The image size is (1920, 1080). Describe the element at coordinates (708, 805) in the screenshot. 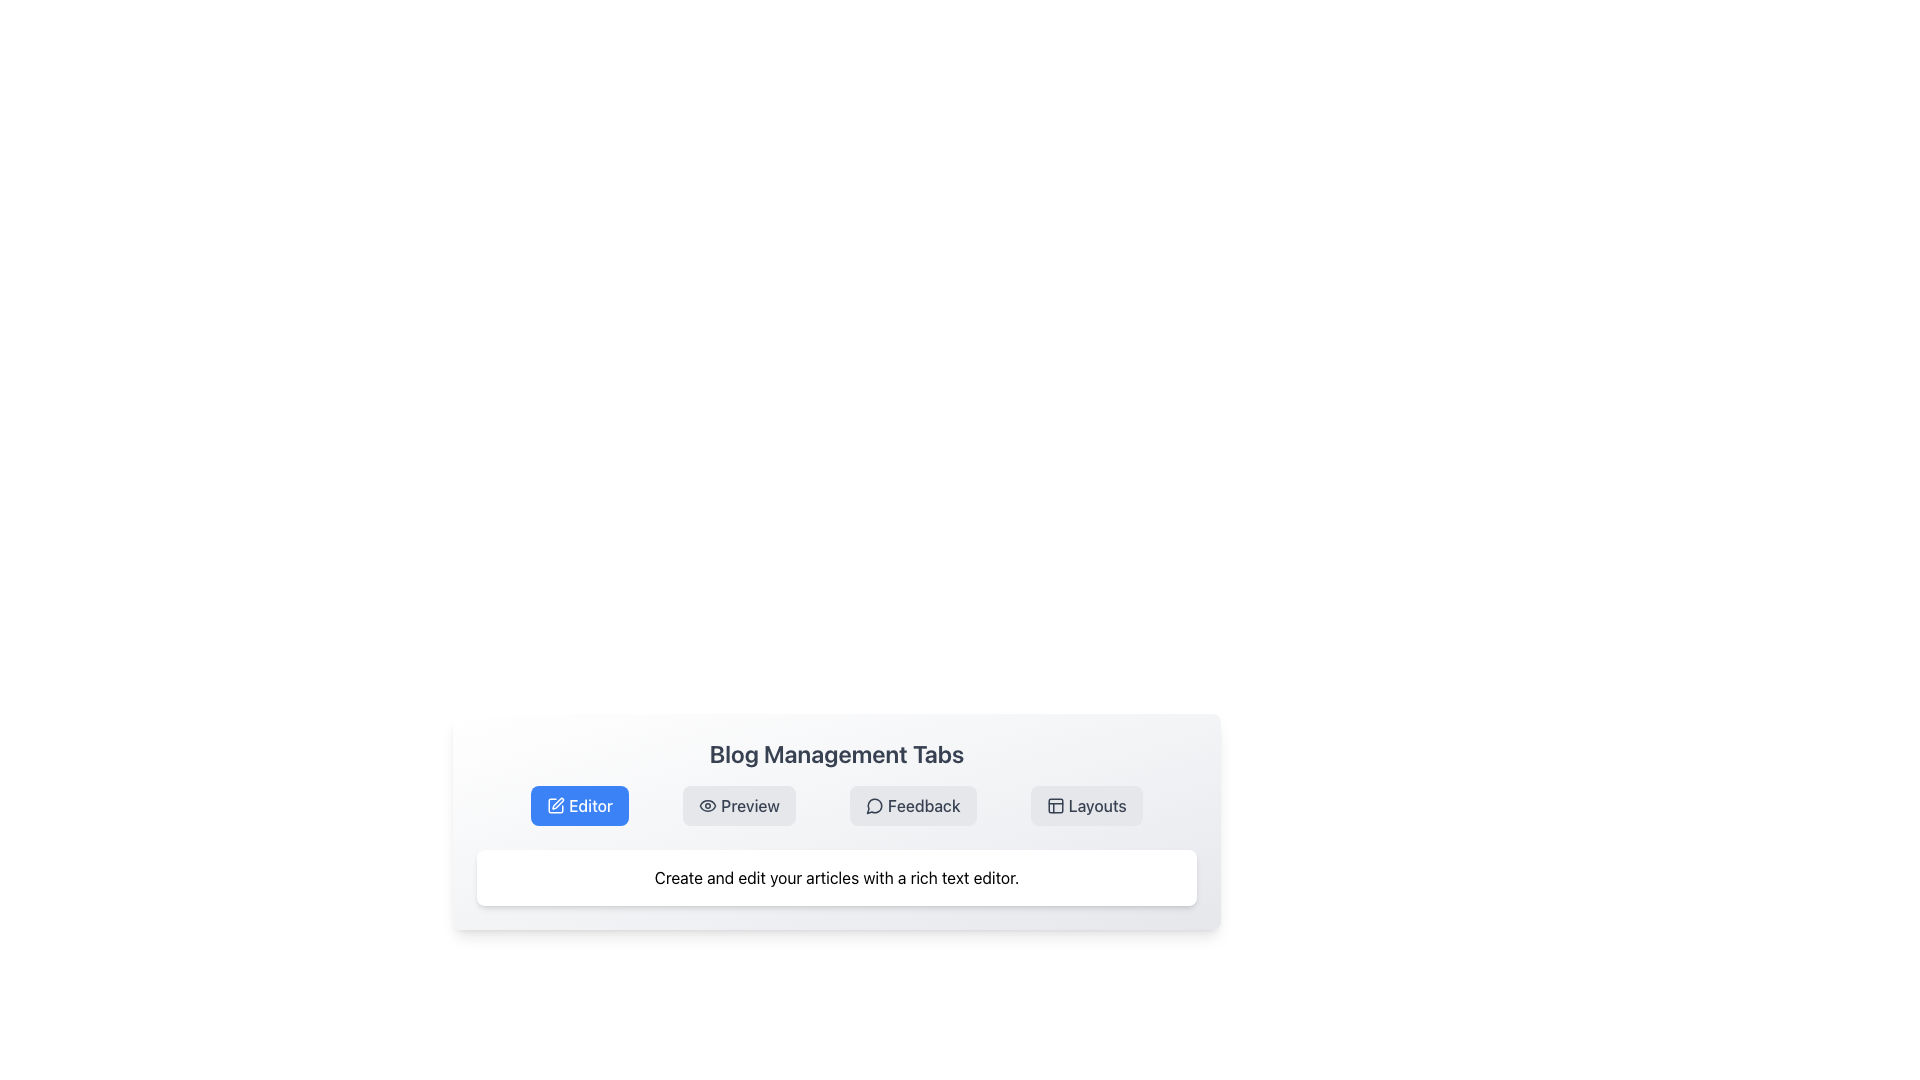

I see `the eye icon element in the toolbar, which indicates the 'Preview' functionality, located to the right of the 'Editor' button and adjacent to the 'Preview' button` at that location.